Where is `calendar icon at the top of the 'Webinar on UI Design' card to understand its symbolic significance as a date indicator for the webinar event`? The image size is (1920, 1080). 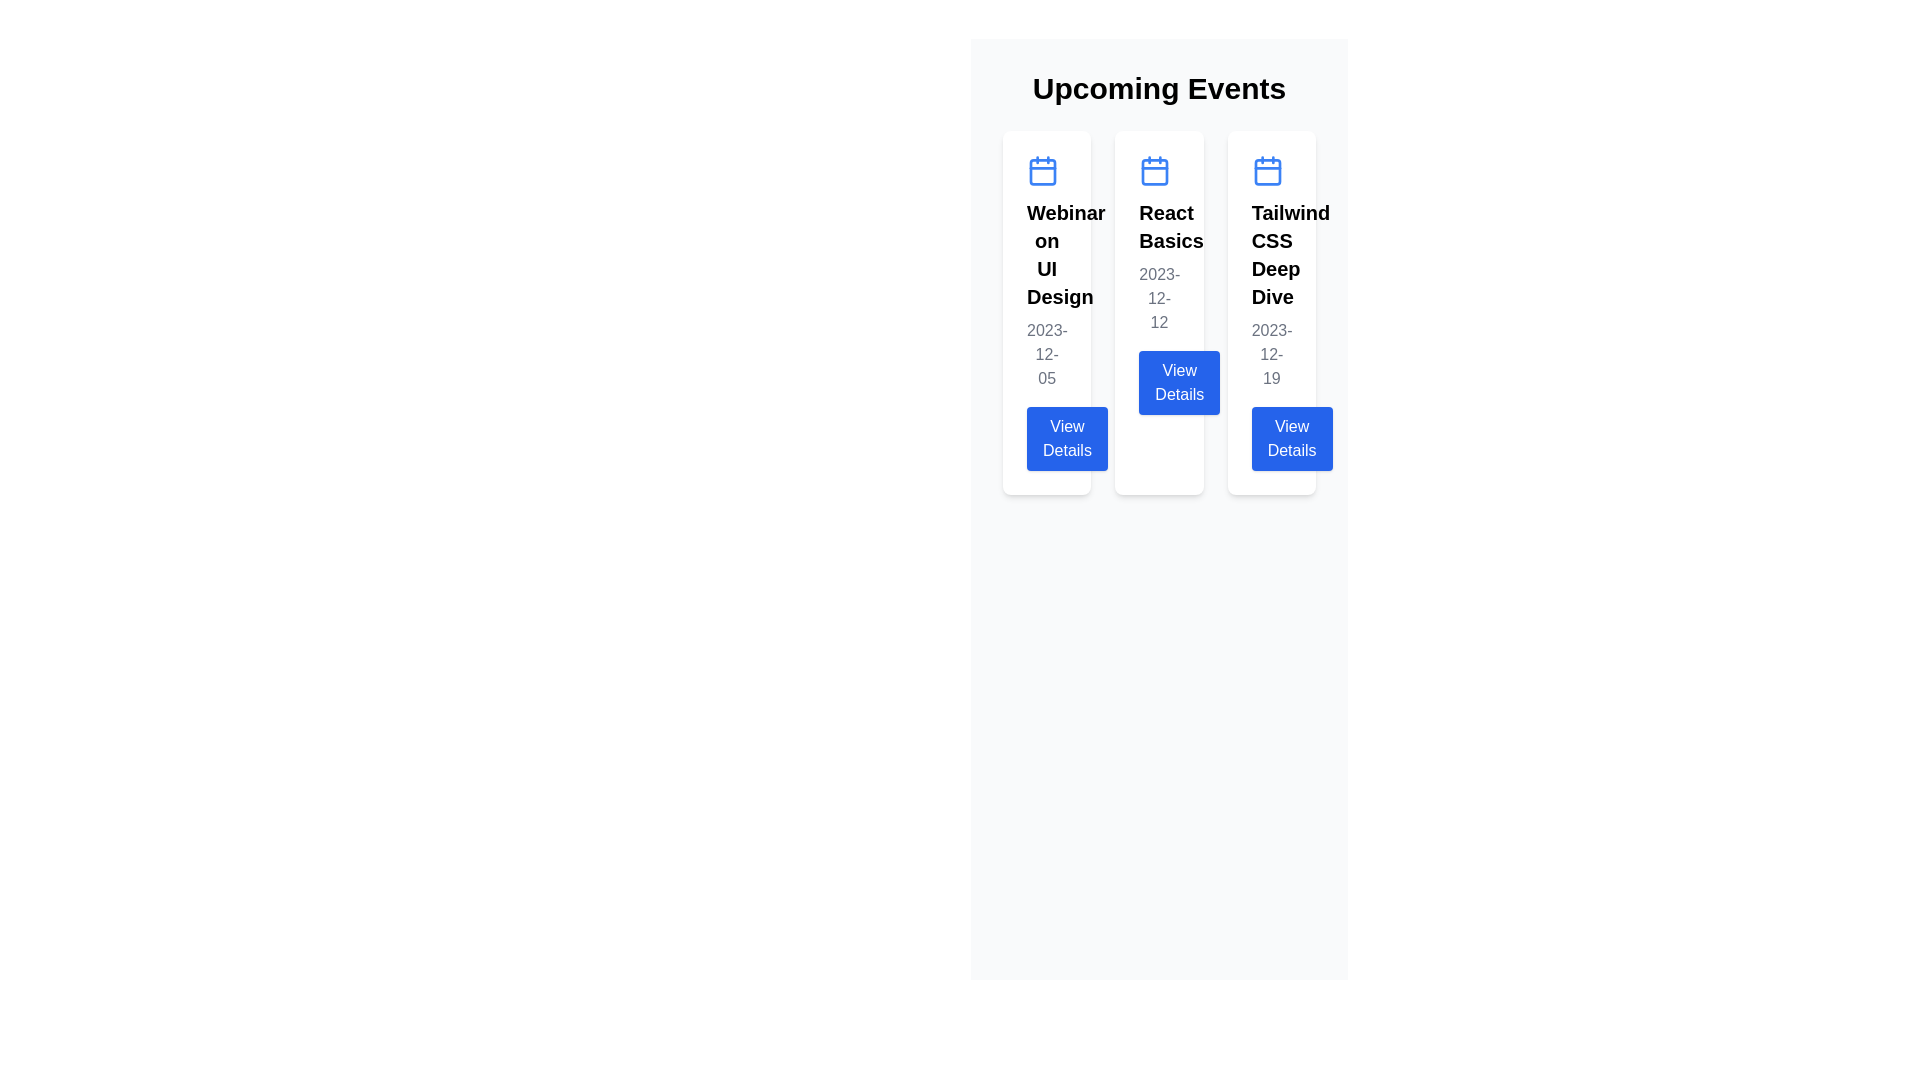
calendar icon at the top of the 'Webinar on UI Design' card to understand its symbolic significance as a date indicator for the webinar event is located at coordinates (1041, 169).